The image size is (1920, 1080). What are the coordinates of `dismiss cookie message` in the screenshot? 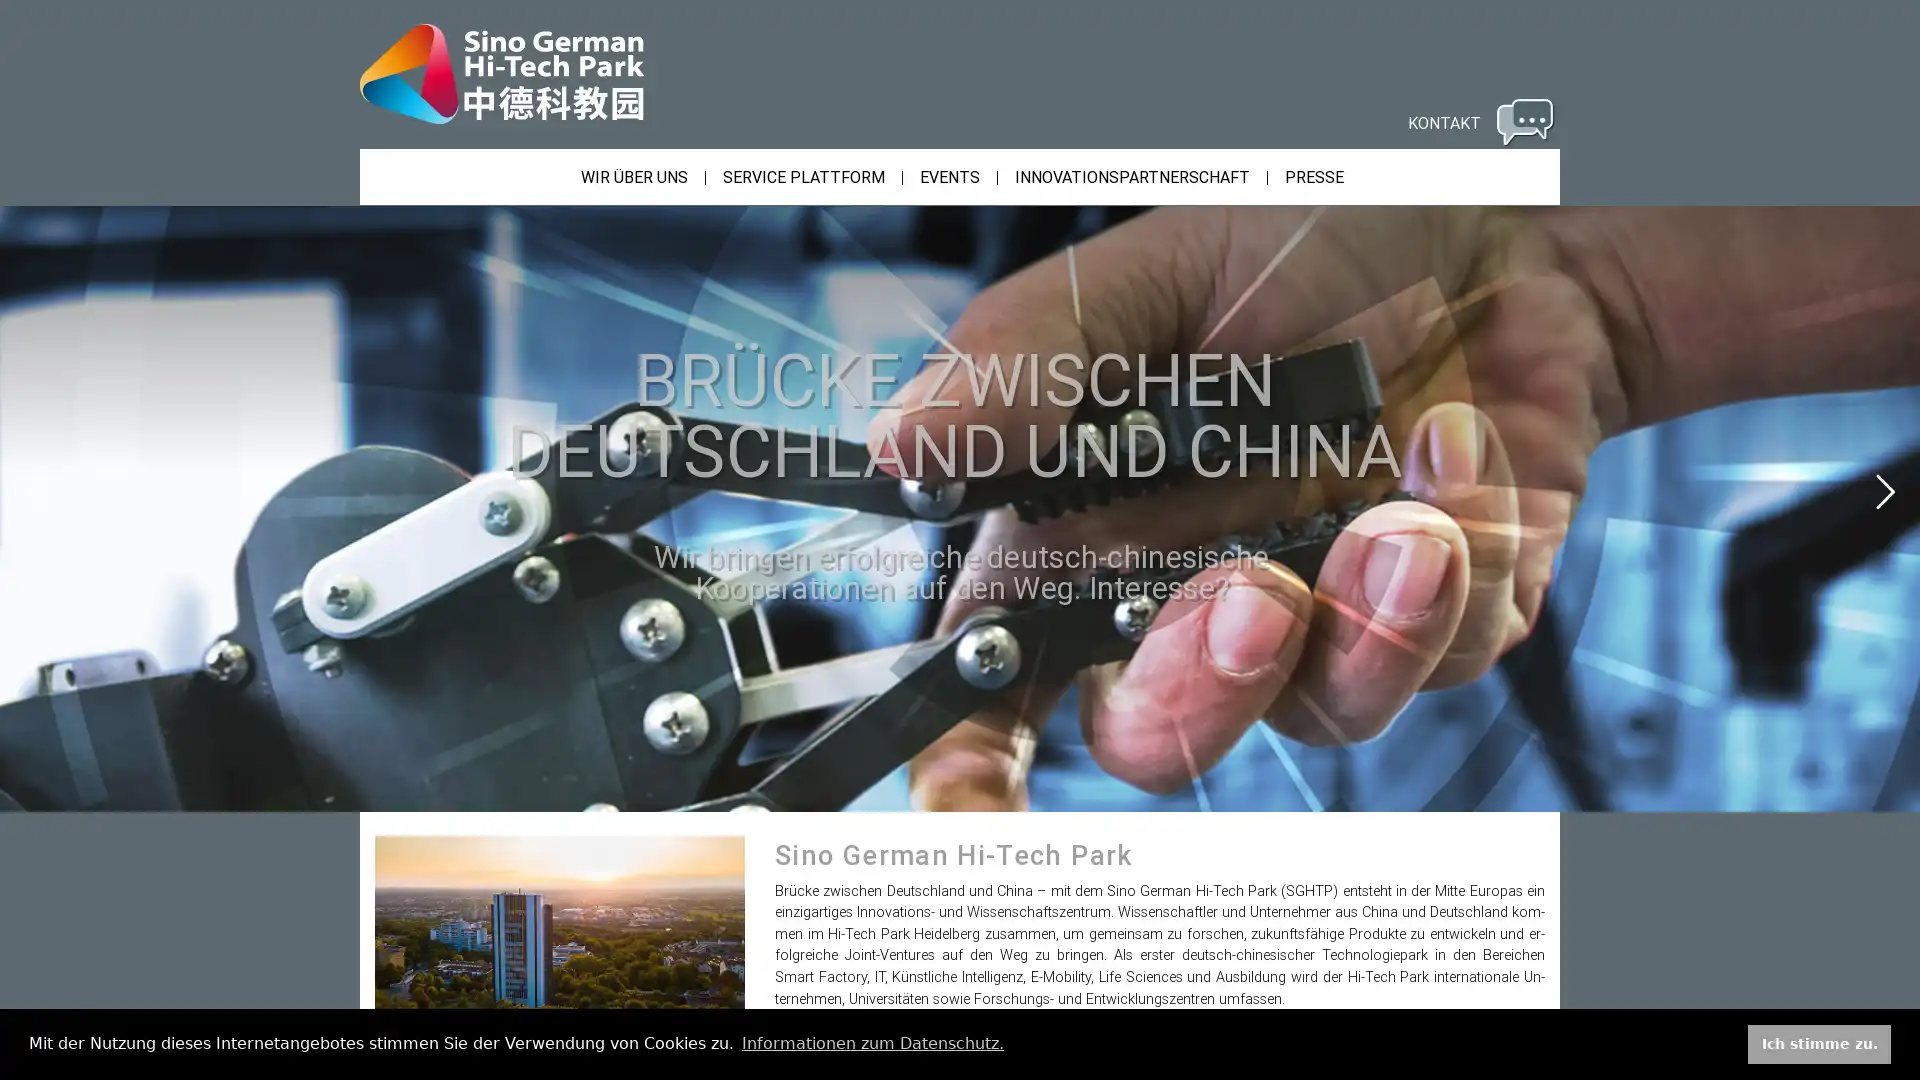 It's located at (1819, 1043).